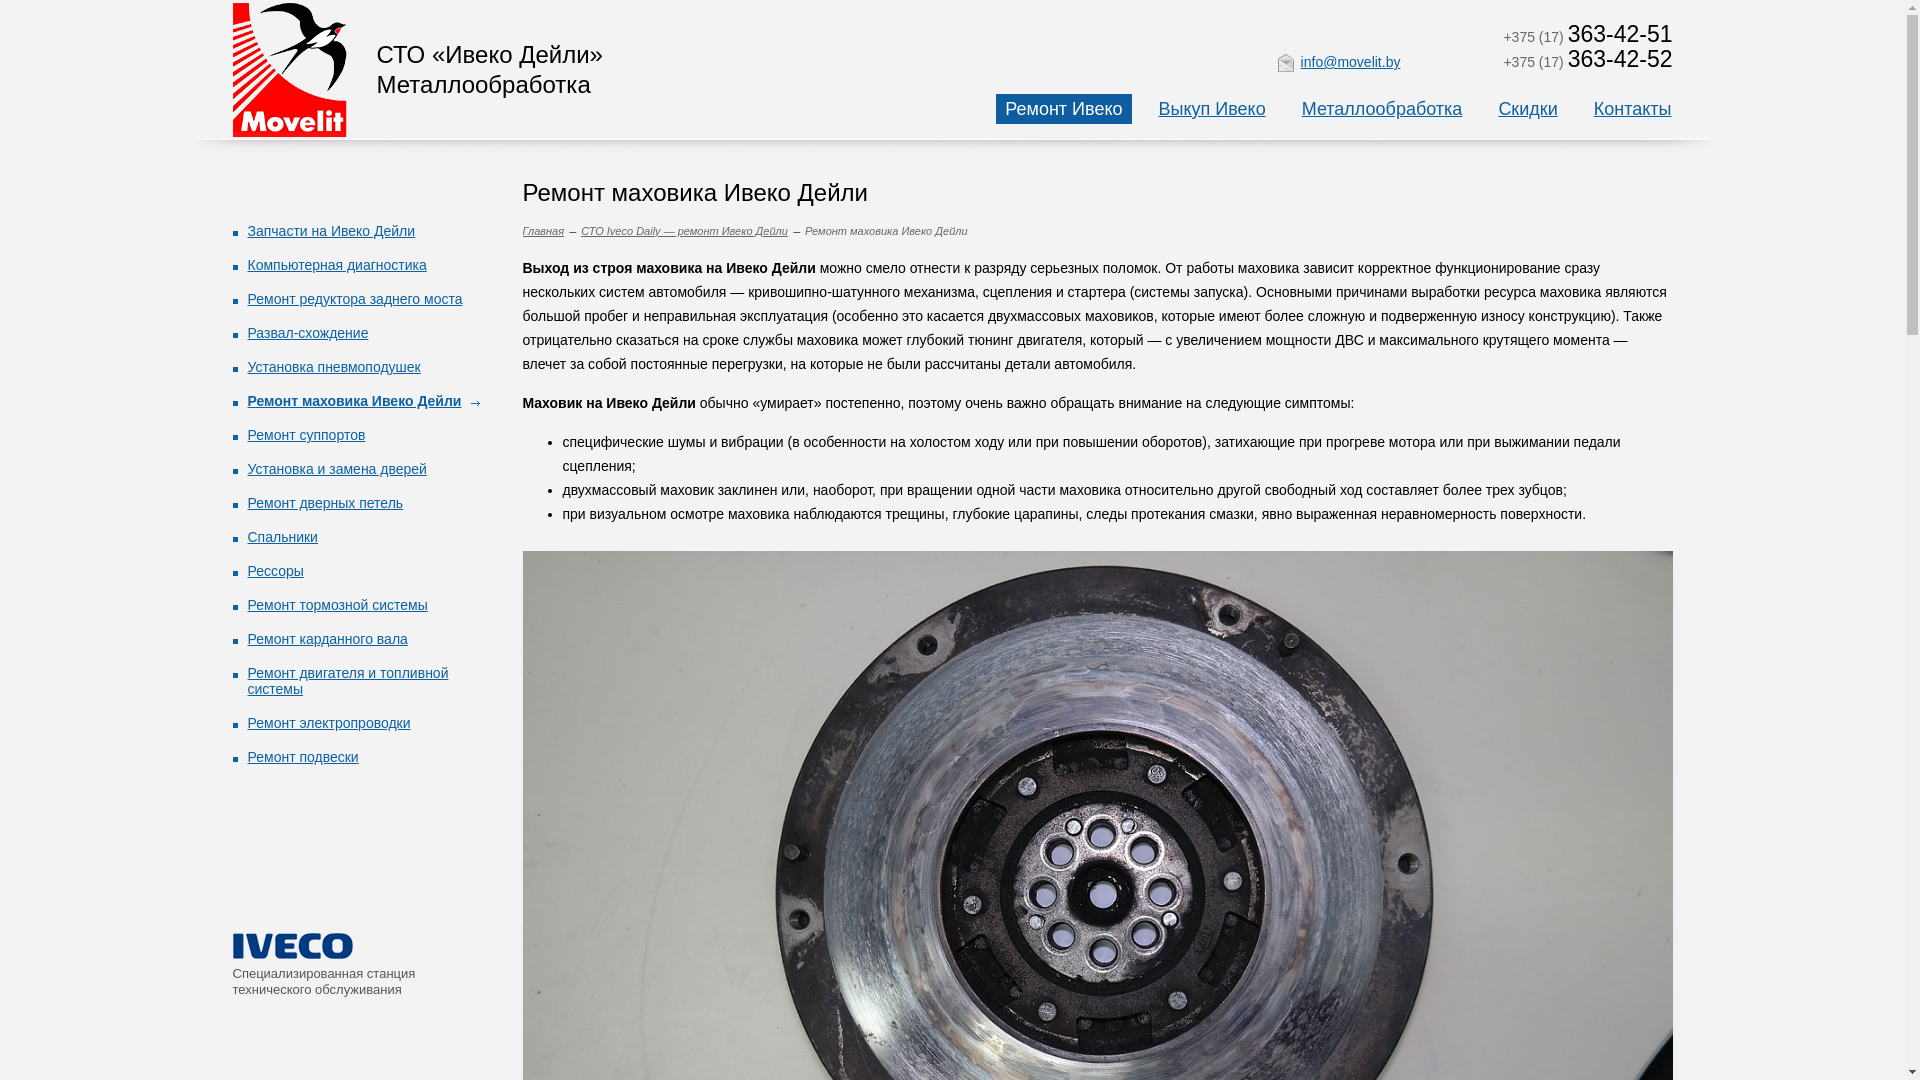 This screenshot has height=1080, width=1920. Describe the element at coordinates (1339, 62) in the screenshot. I see `'info@movelit.by'` at that location.